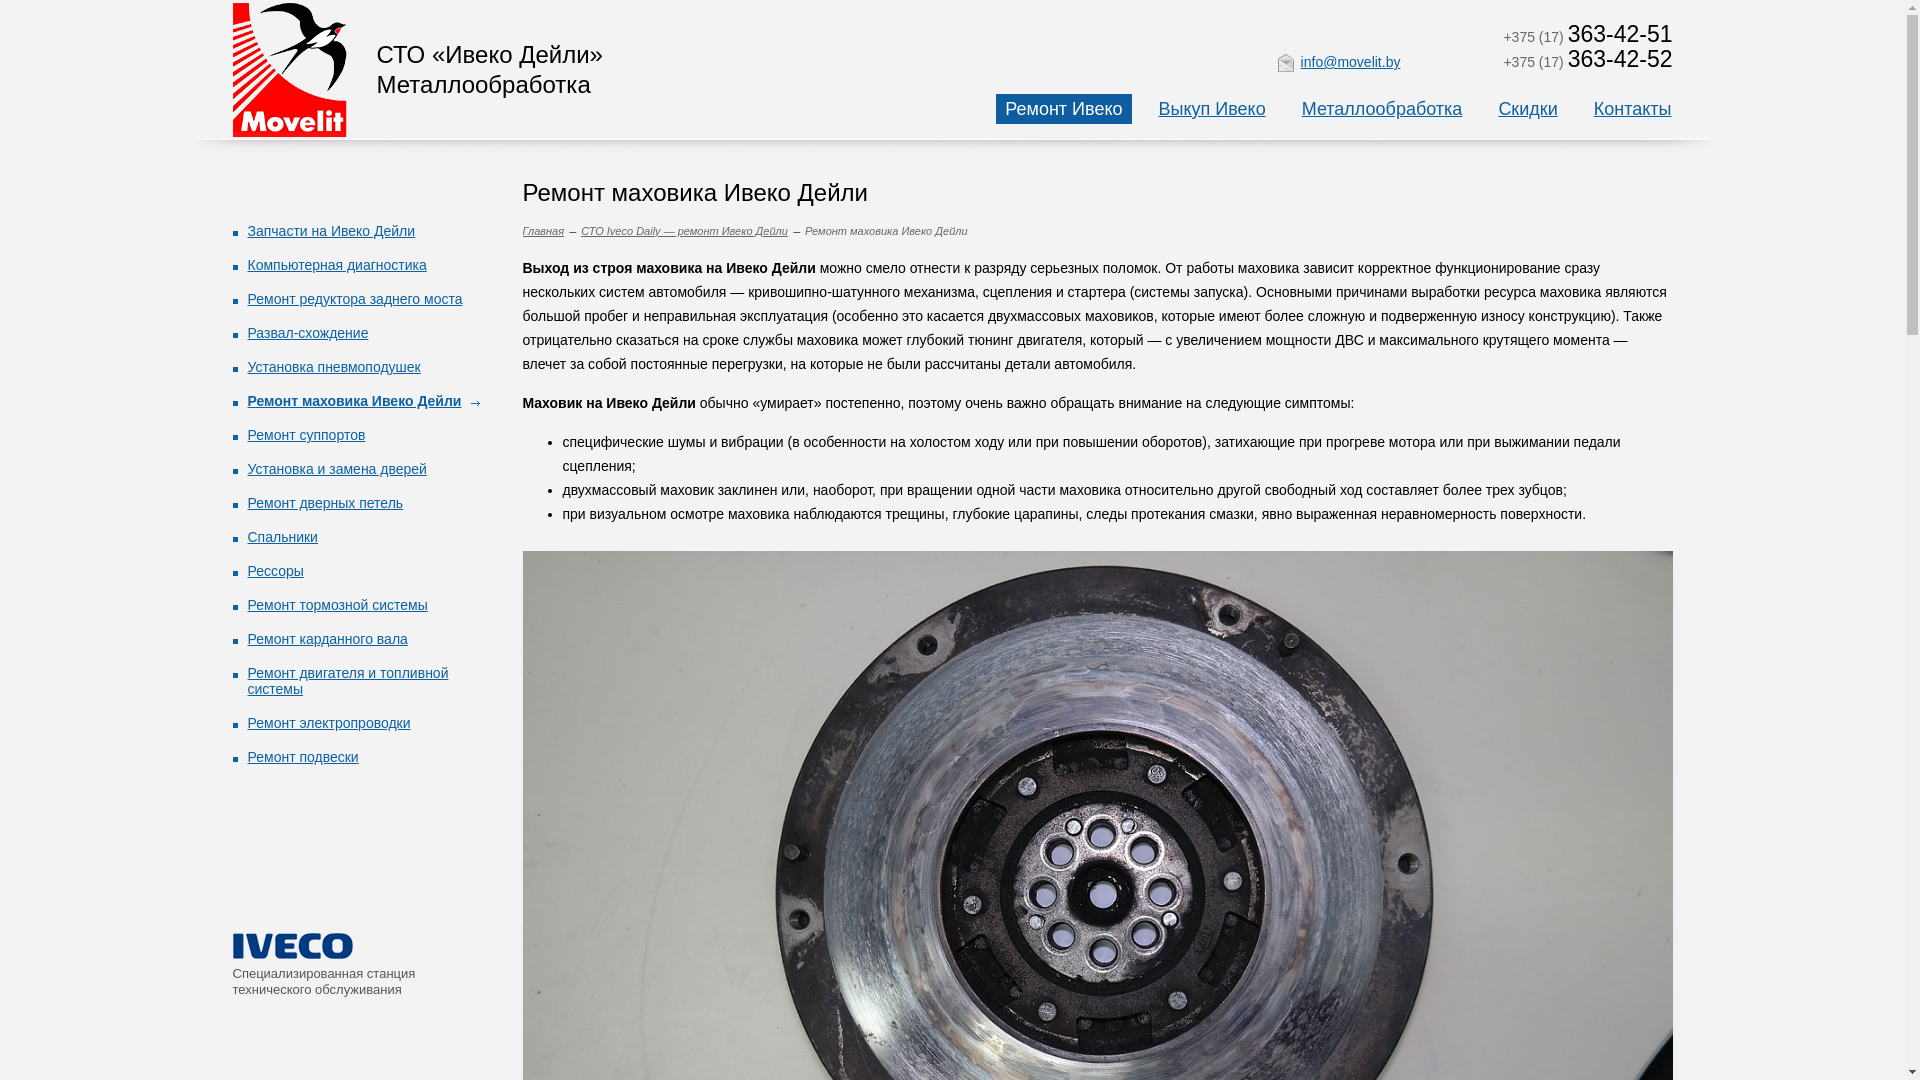 This screenshot has height=1080, width=1920. Describe the element at coordinates (1339, 62) in the screenshot. I see `'info@movelit.by'` at that location.